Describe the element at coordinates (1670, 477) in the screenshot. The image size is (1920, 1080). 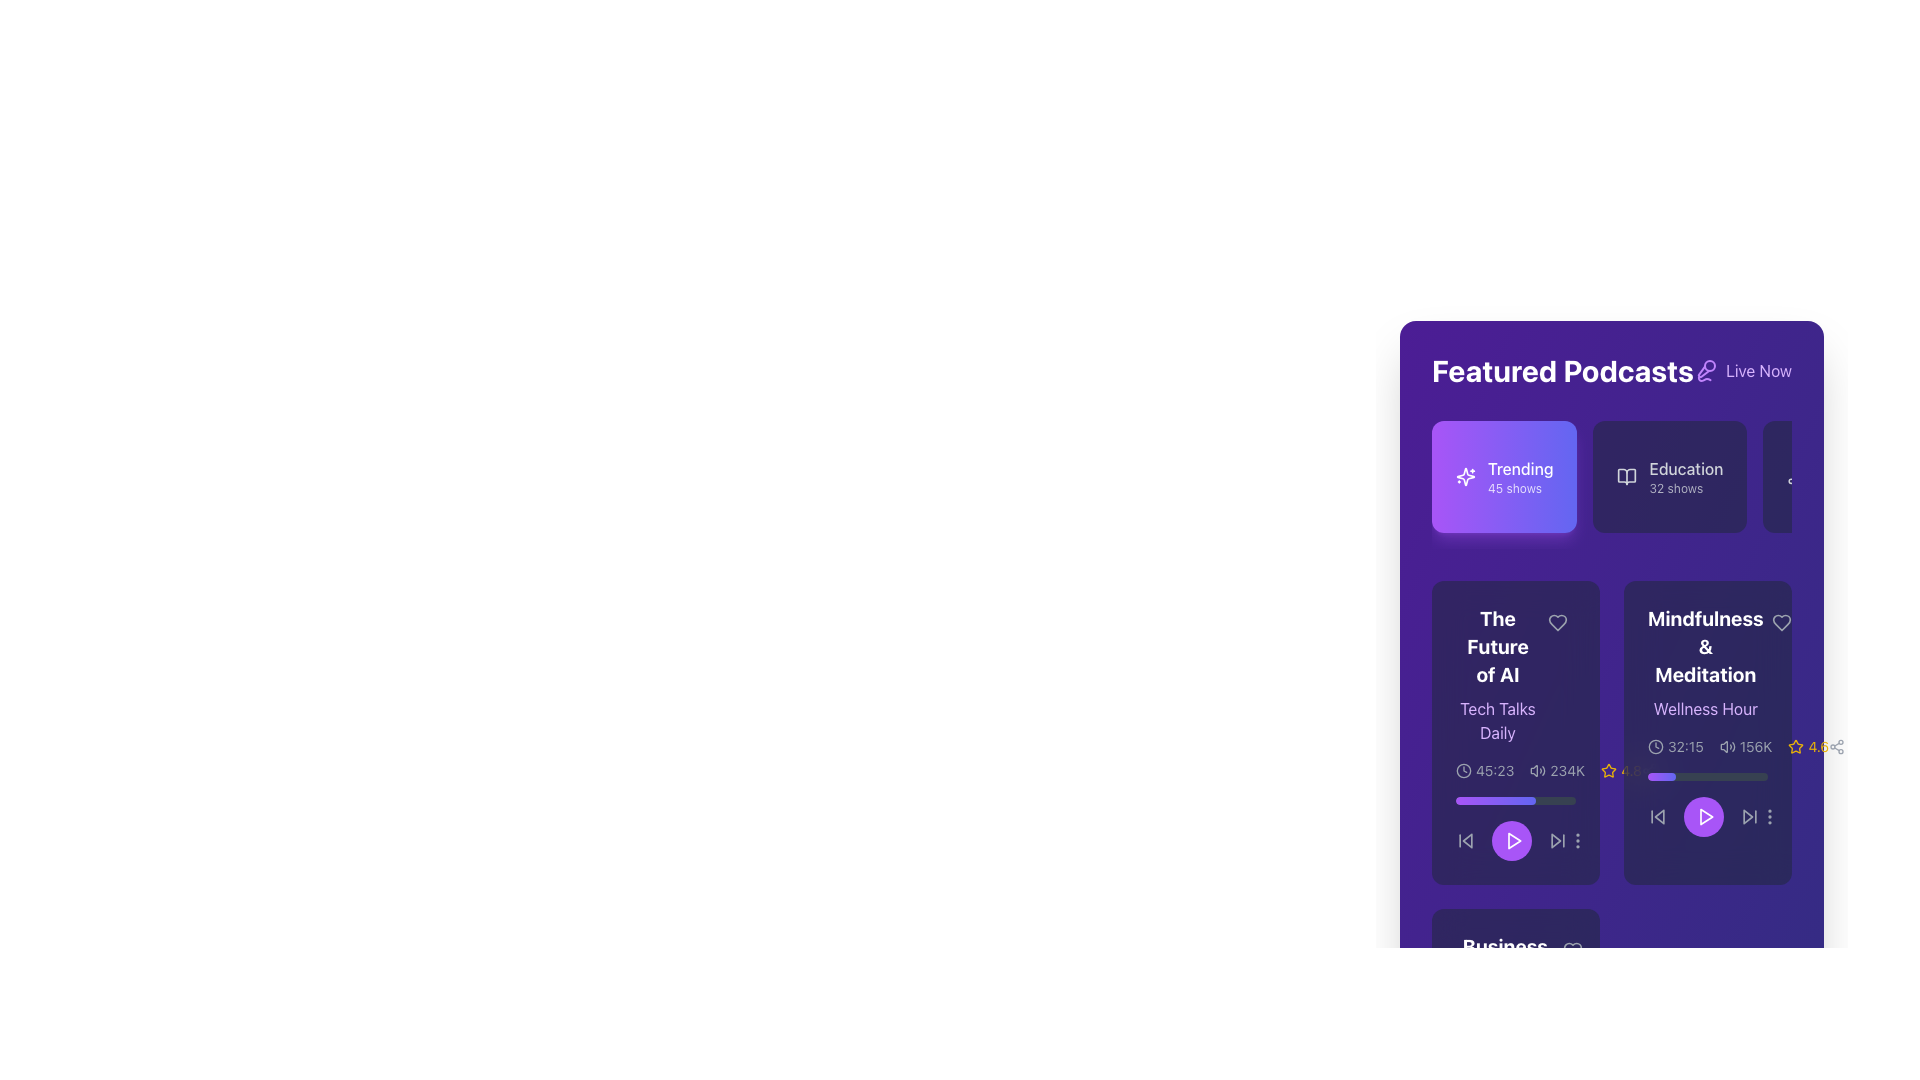
I see `the 'Education' category button, which is the second item in the 'Featured Podcasts' section, located immediately to the right of the 'Trending' element` at that location.